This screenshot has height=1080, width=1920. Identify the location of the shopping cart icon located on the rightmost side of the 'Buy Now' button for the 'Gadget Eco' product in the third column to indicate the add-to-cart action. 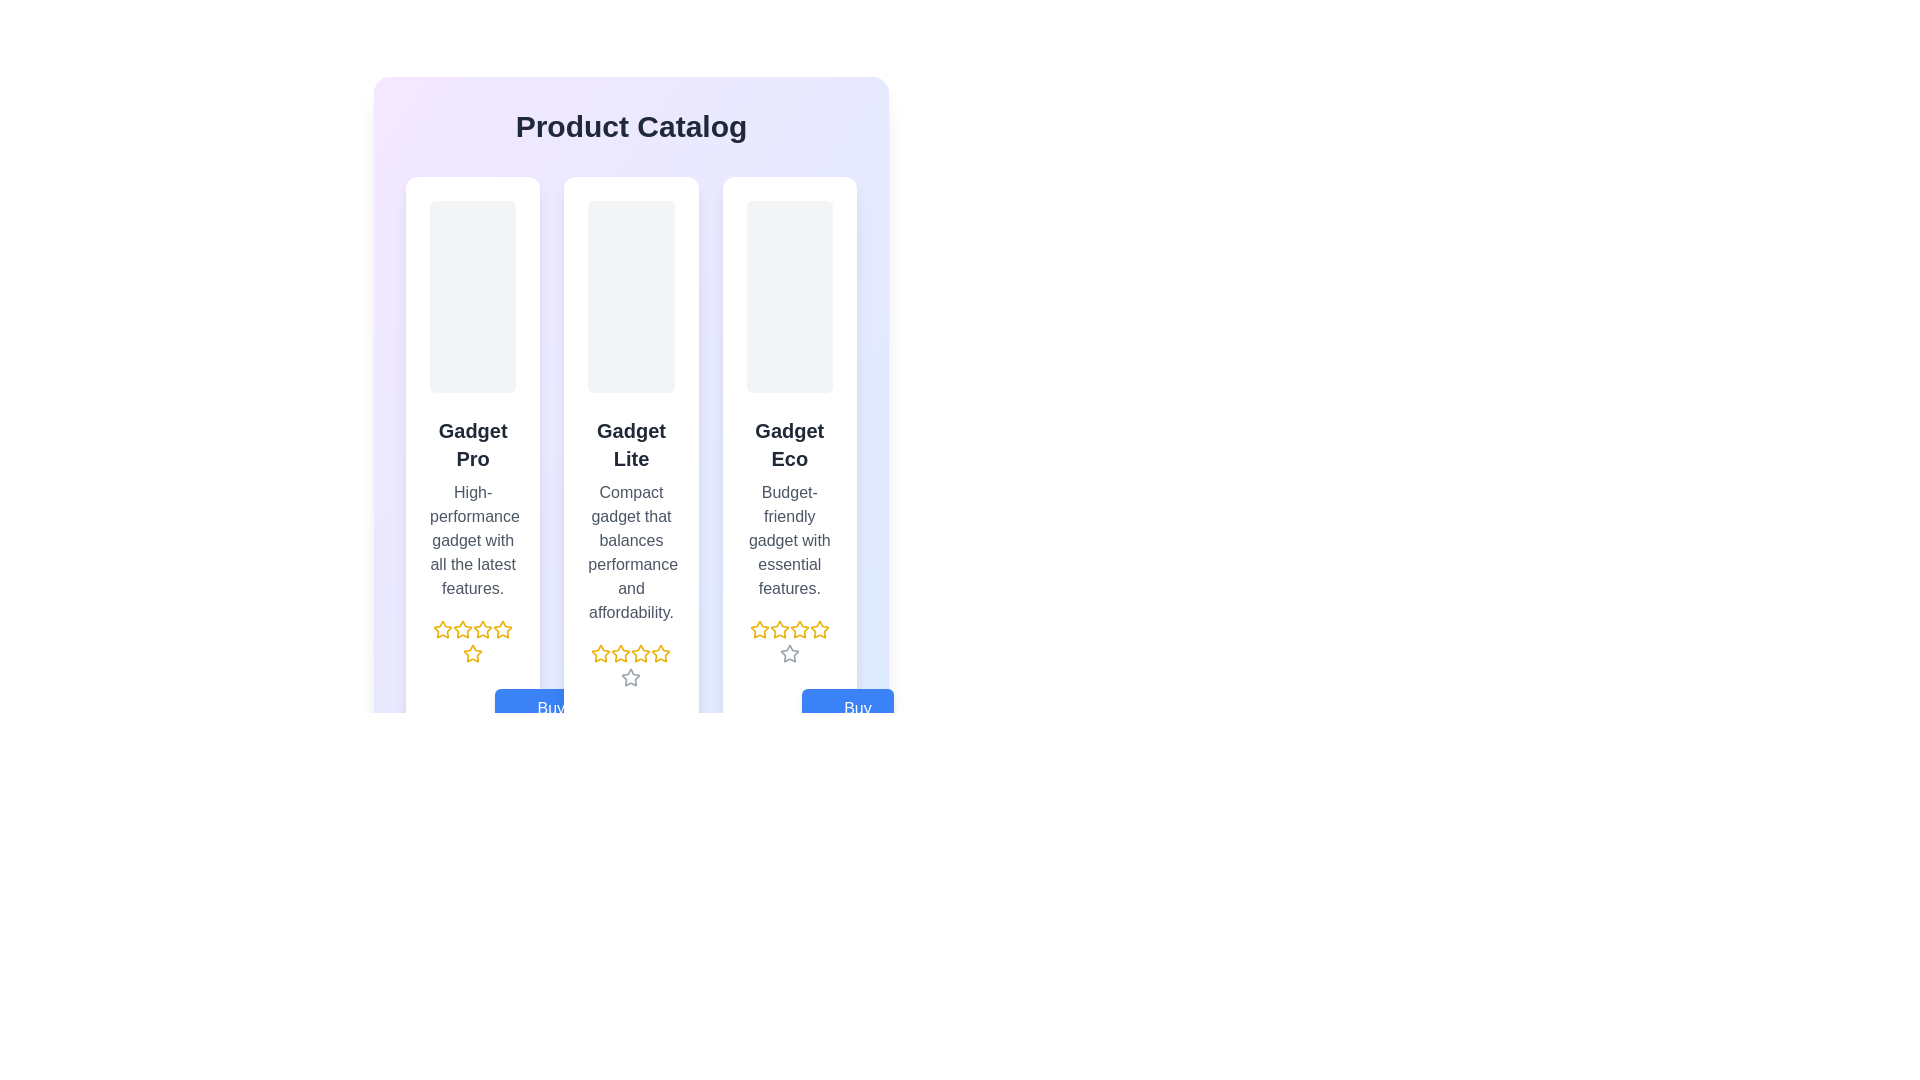
(823, 721).